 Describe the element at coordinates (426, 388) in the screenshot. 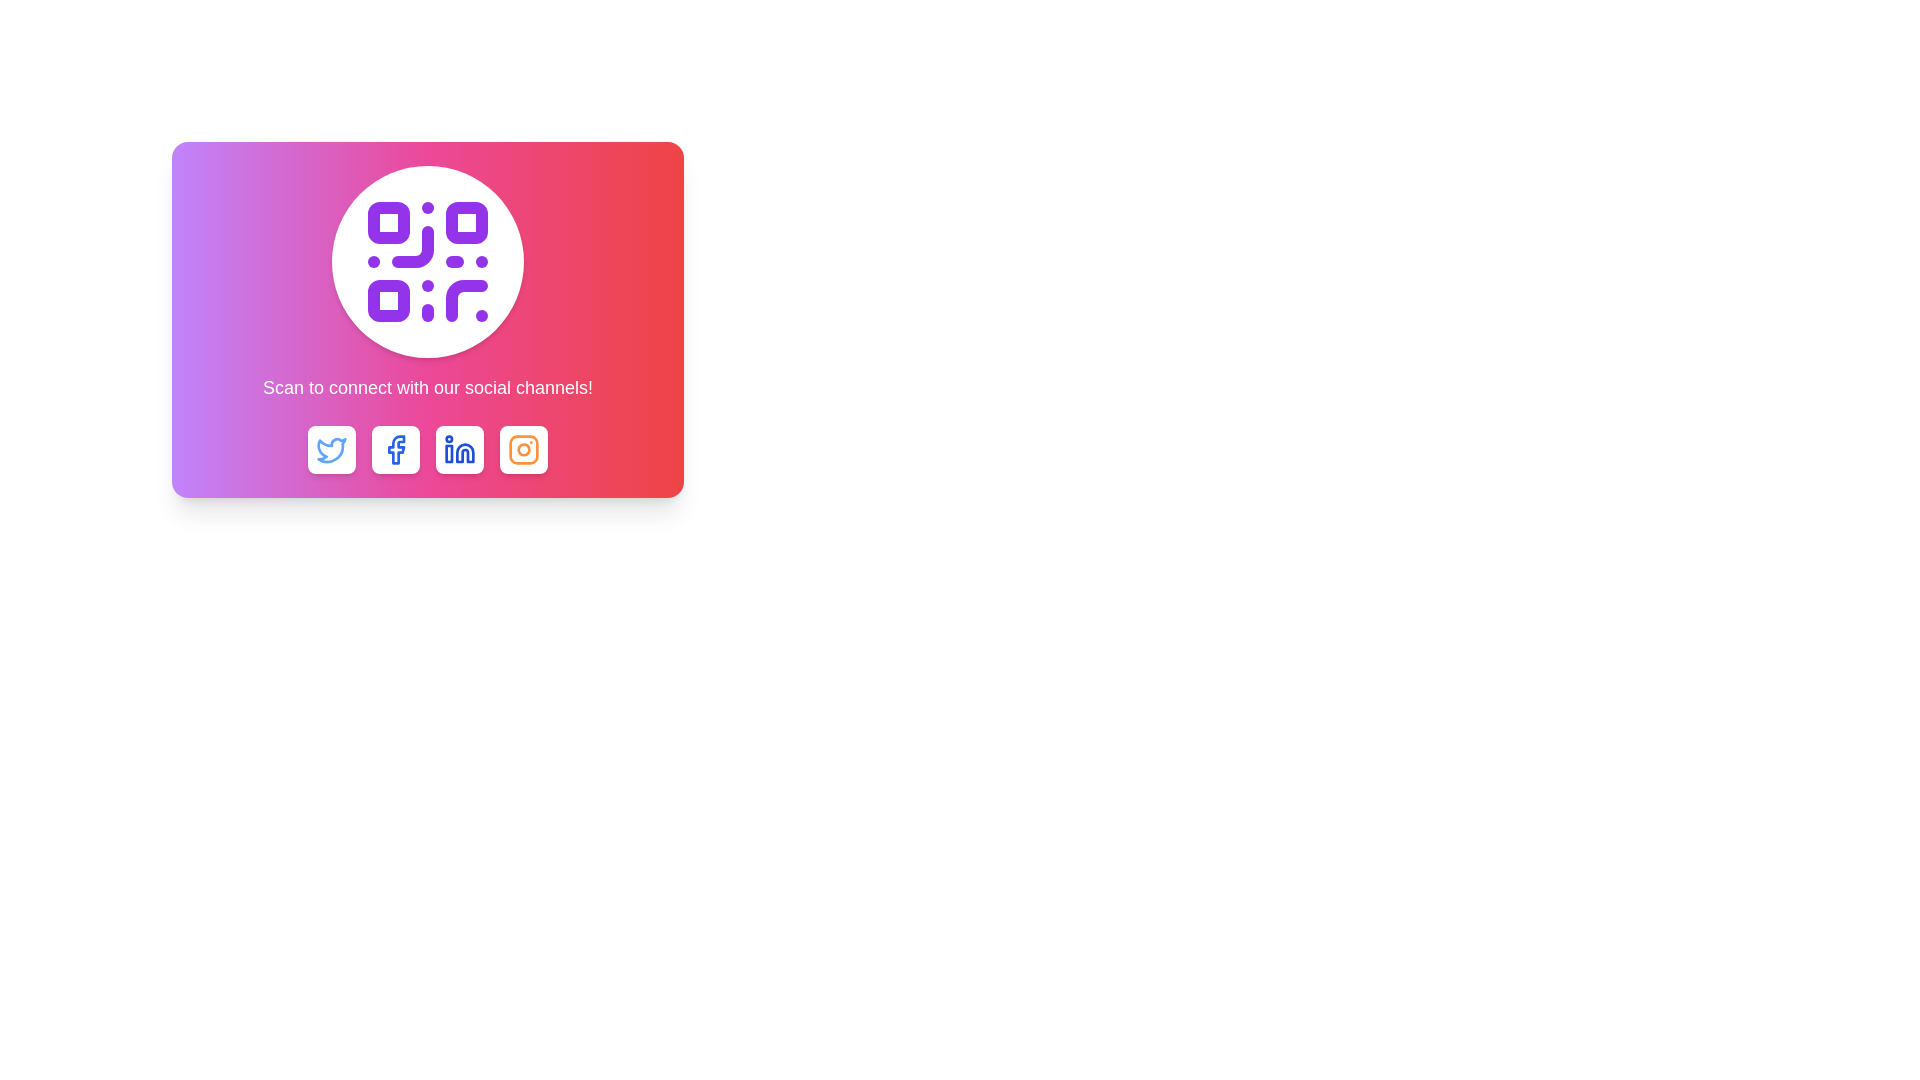

I see `the non-interactive text label displaying 'Scan to connect with our social channels!' which is positioned below the QR code graphic` at that location.